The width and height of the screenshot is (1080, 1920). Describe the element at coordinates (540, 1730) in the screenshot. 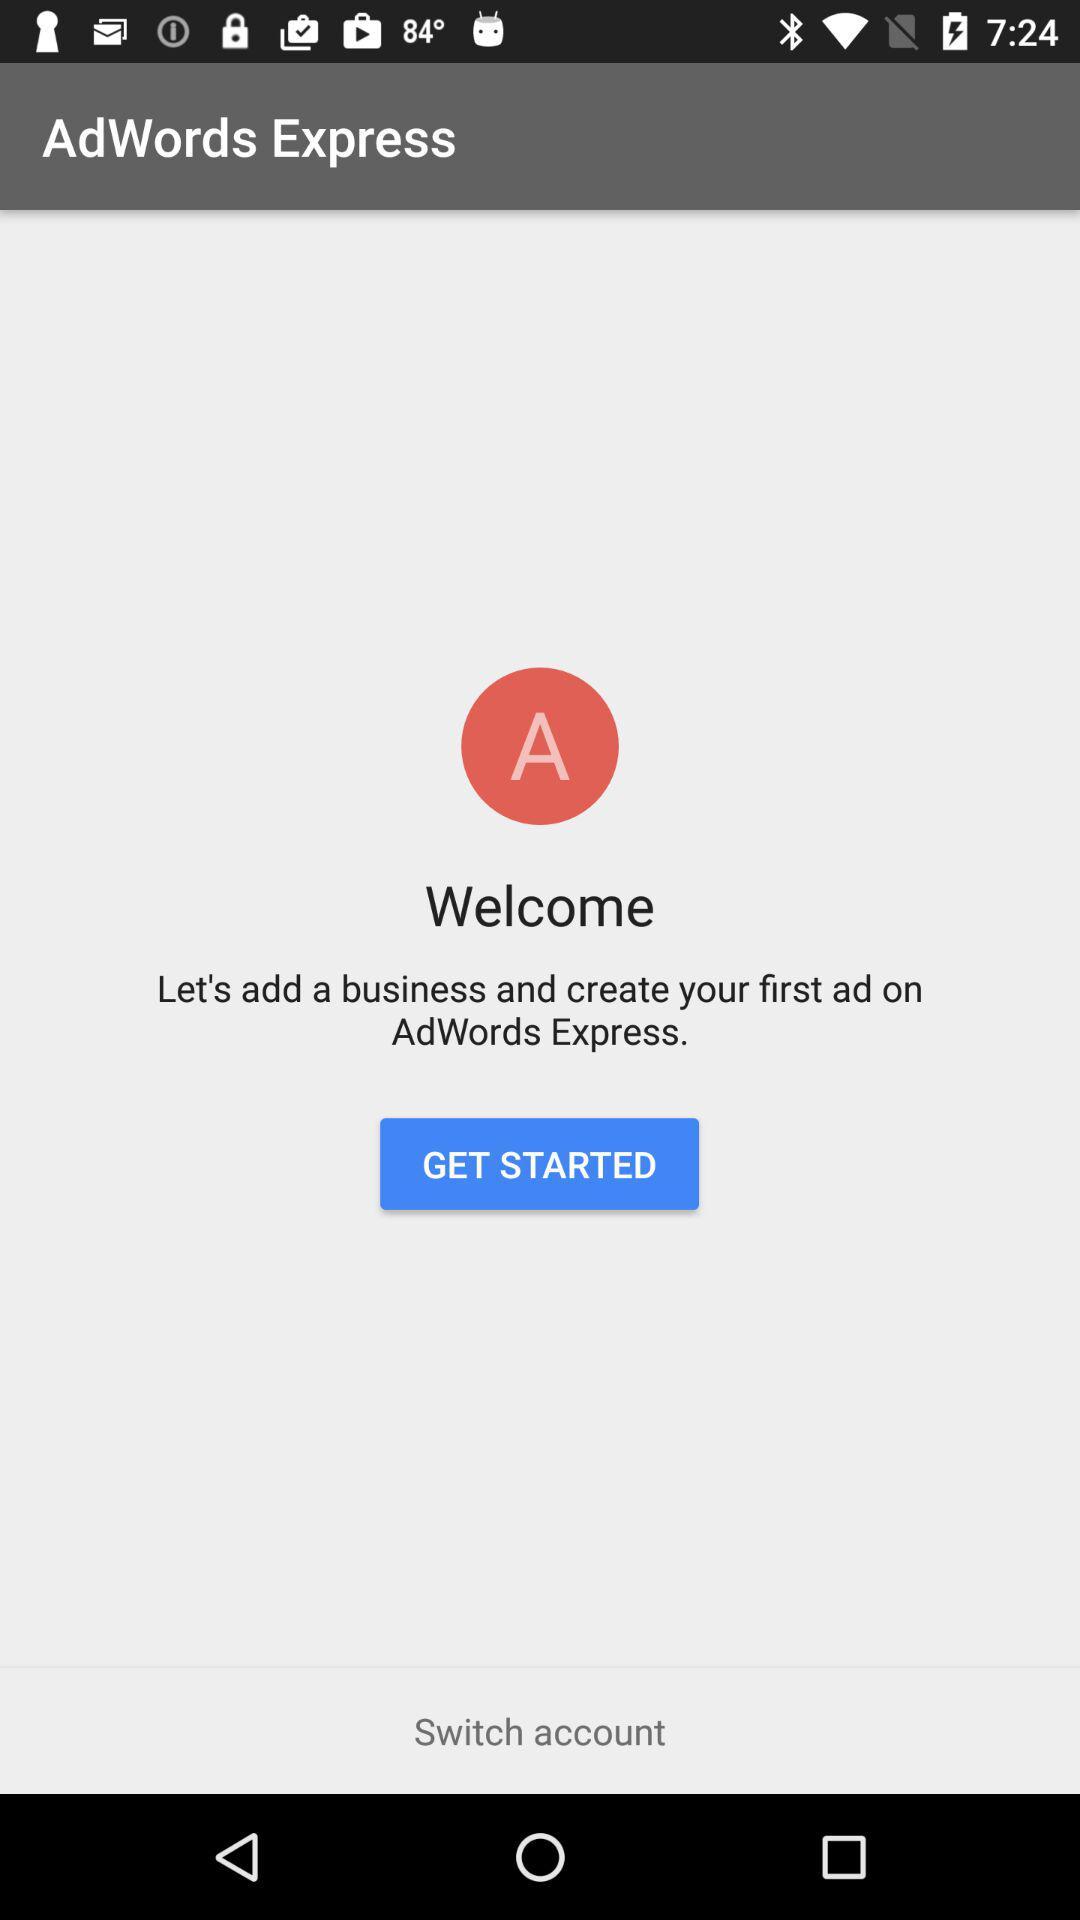

I see `the switch account icon` at that location.